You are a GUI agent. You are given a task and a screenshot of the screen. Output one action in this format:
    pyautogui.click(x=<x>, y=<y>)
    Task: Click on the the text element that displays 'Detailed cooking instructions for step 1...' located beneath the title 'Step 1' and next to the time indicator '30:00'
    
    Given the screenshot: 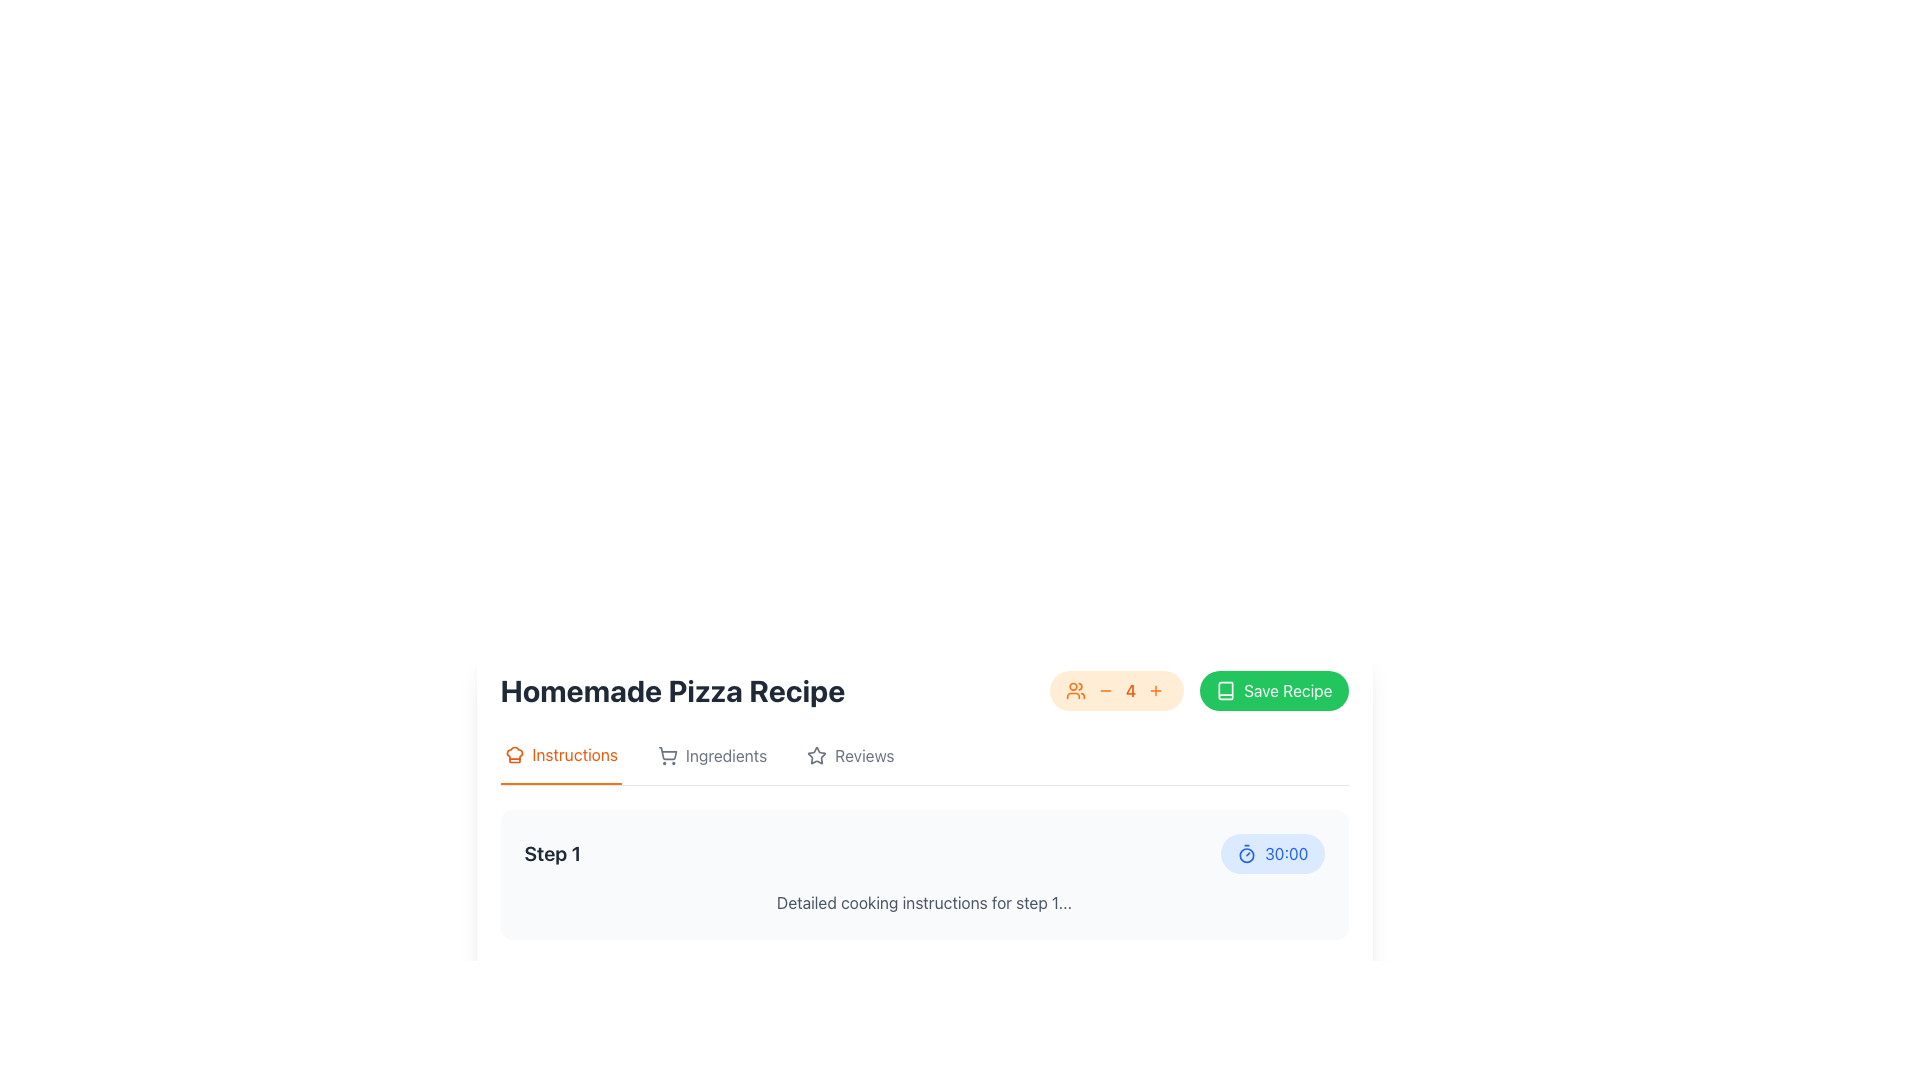 What is the action you would take?
    pyautogui.click(x=923, y=902)
    